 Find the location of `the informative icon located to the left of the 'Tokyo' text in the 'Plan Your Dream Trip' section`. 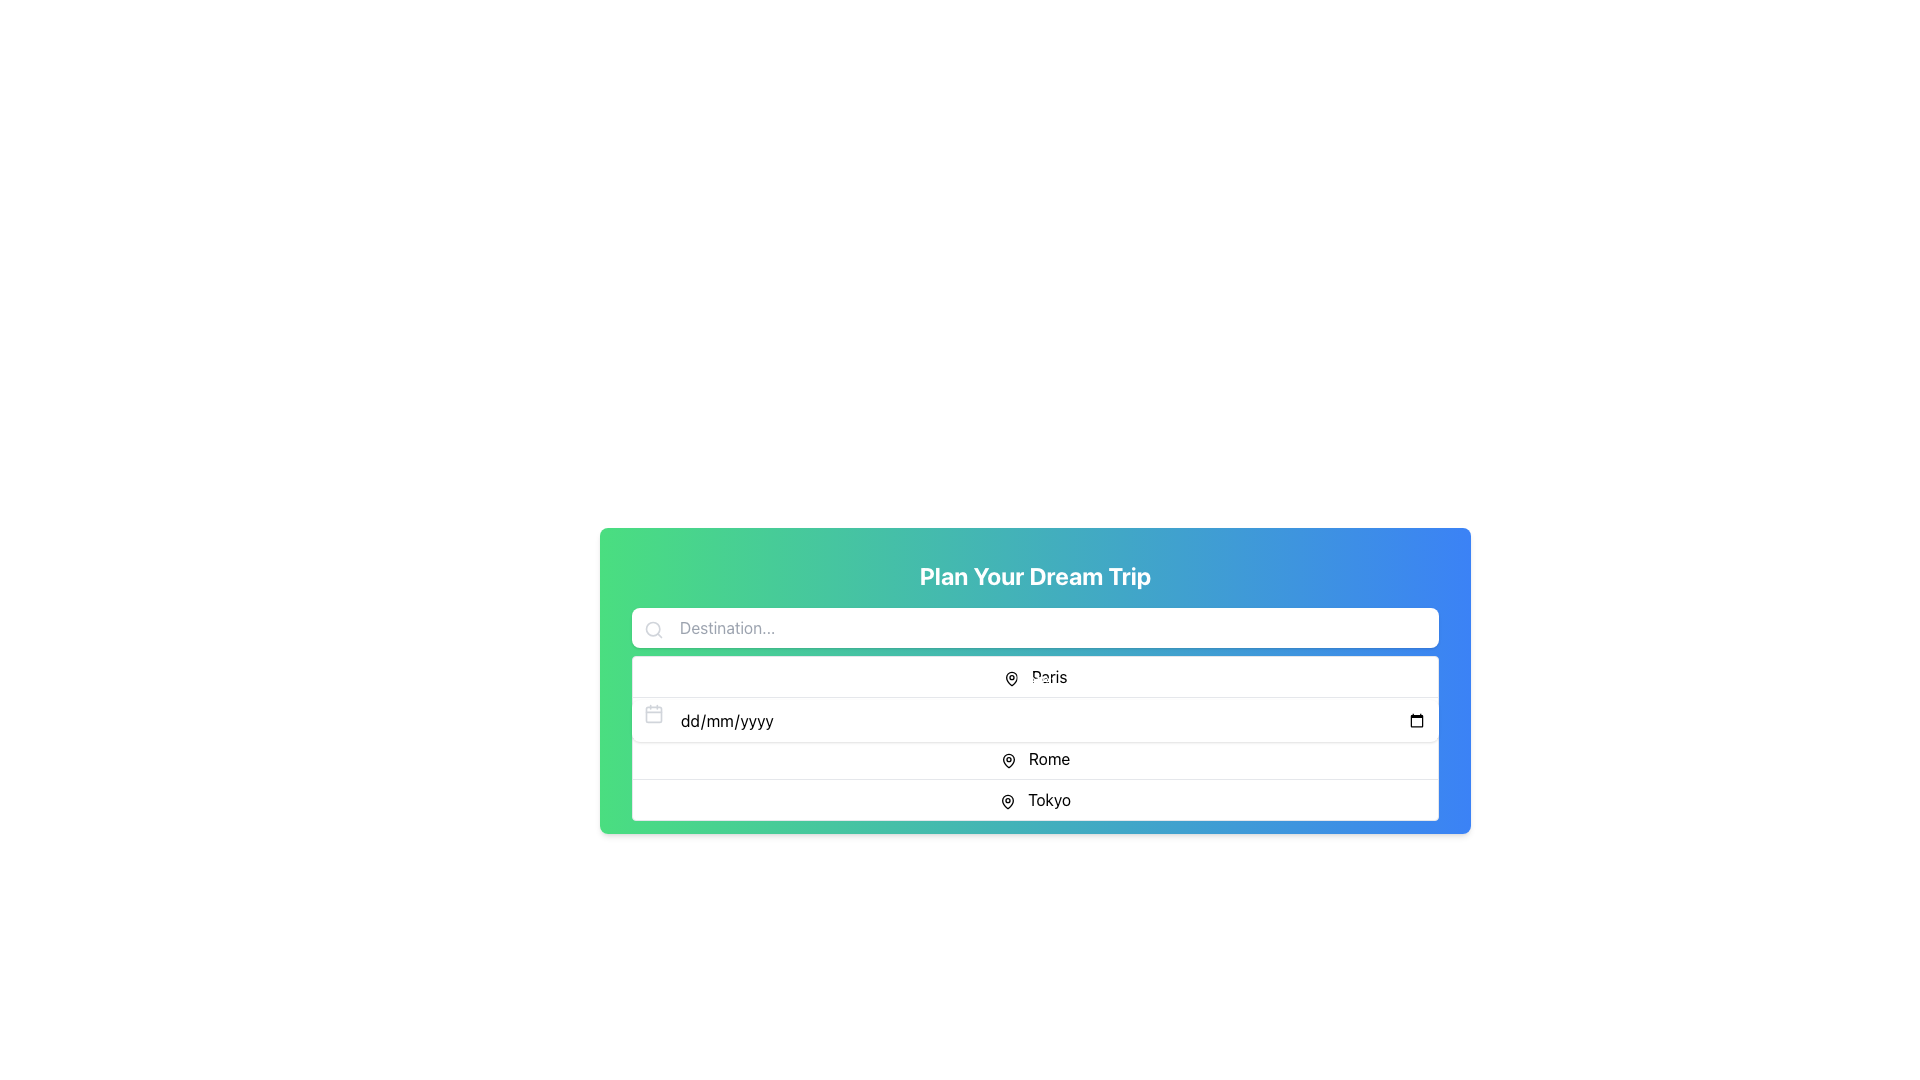

the informative icon located to the left of the 'Tokyo' text in the 'Plan Your Dream Trip' section is located at coordinates (1008, 800).